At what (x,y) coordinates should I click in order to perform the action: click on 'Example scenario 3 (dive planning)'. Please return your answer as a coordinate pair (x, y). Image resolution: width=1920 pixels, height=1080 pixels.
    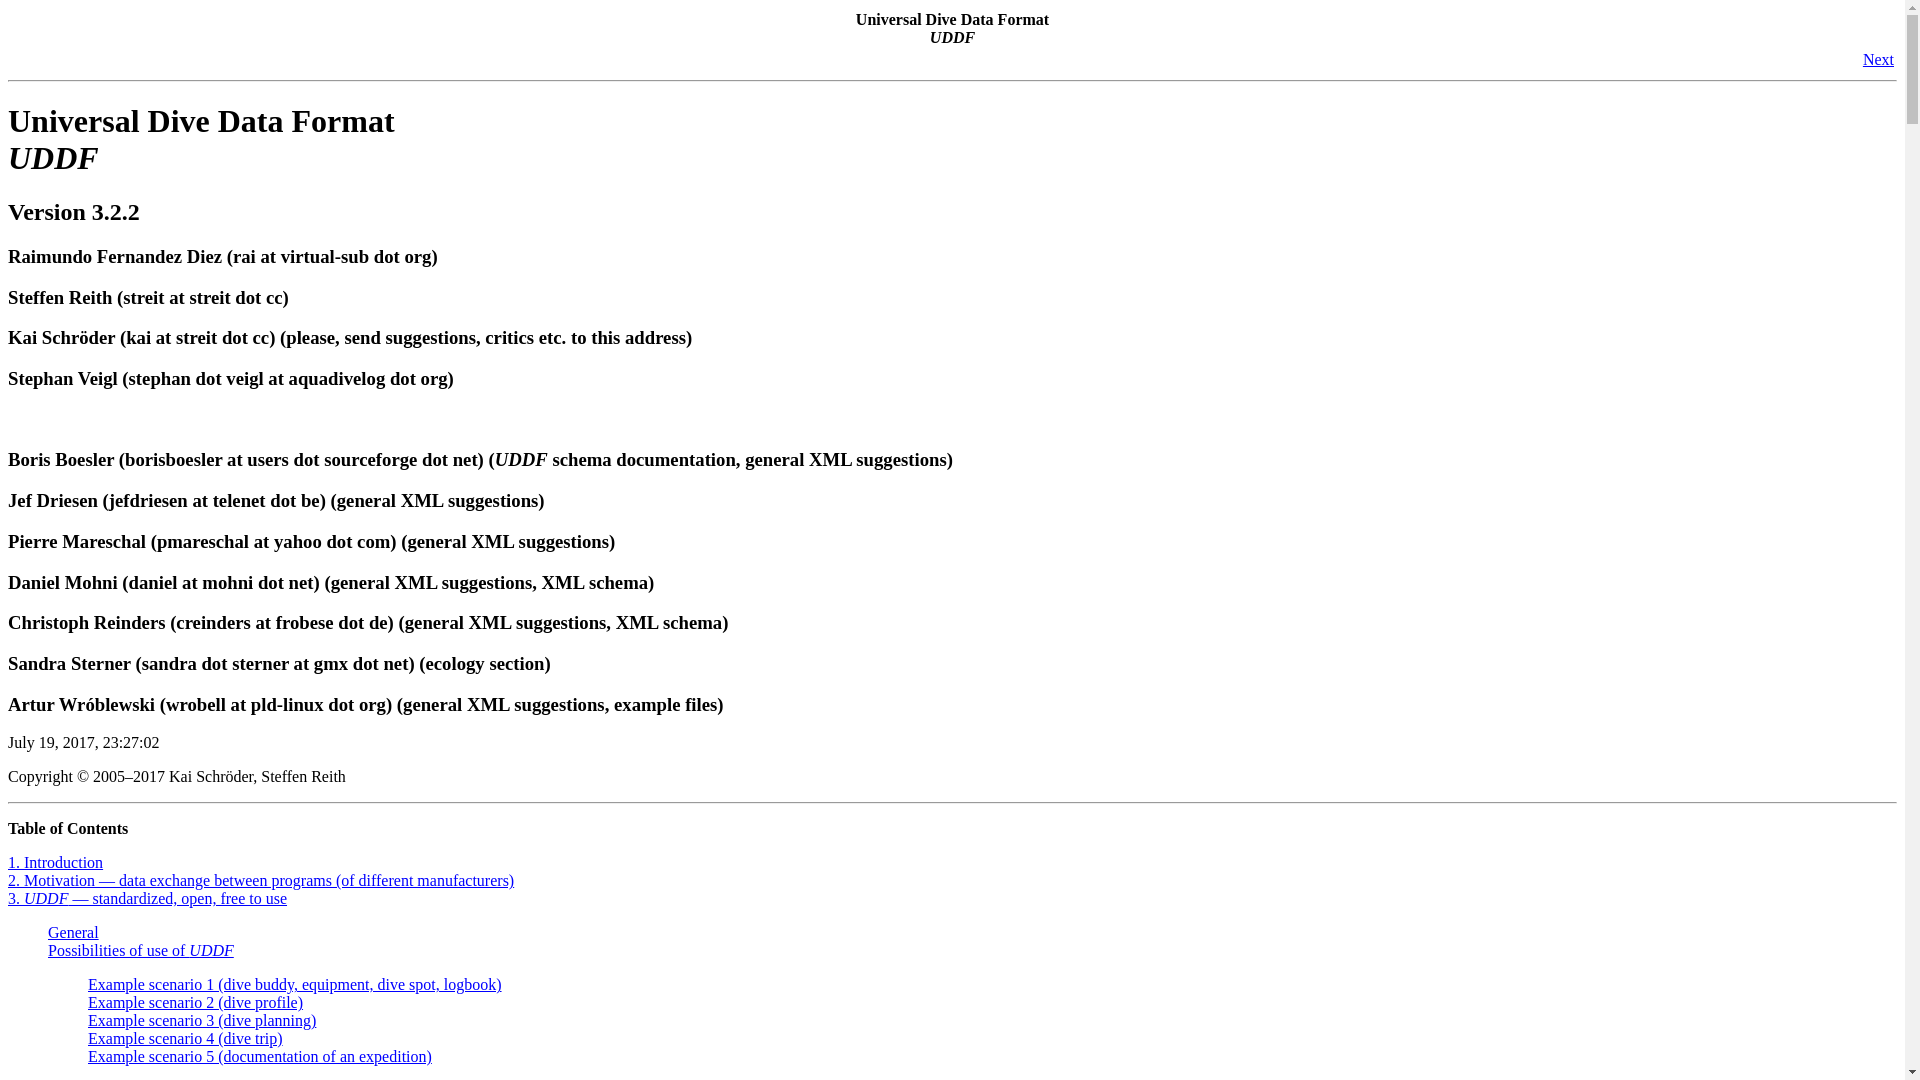
    Looking at the image, I should click on (201, 1020).